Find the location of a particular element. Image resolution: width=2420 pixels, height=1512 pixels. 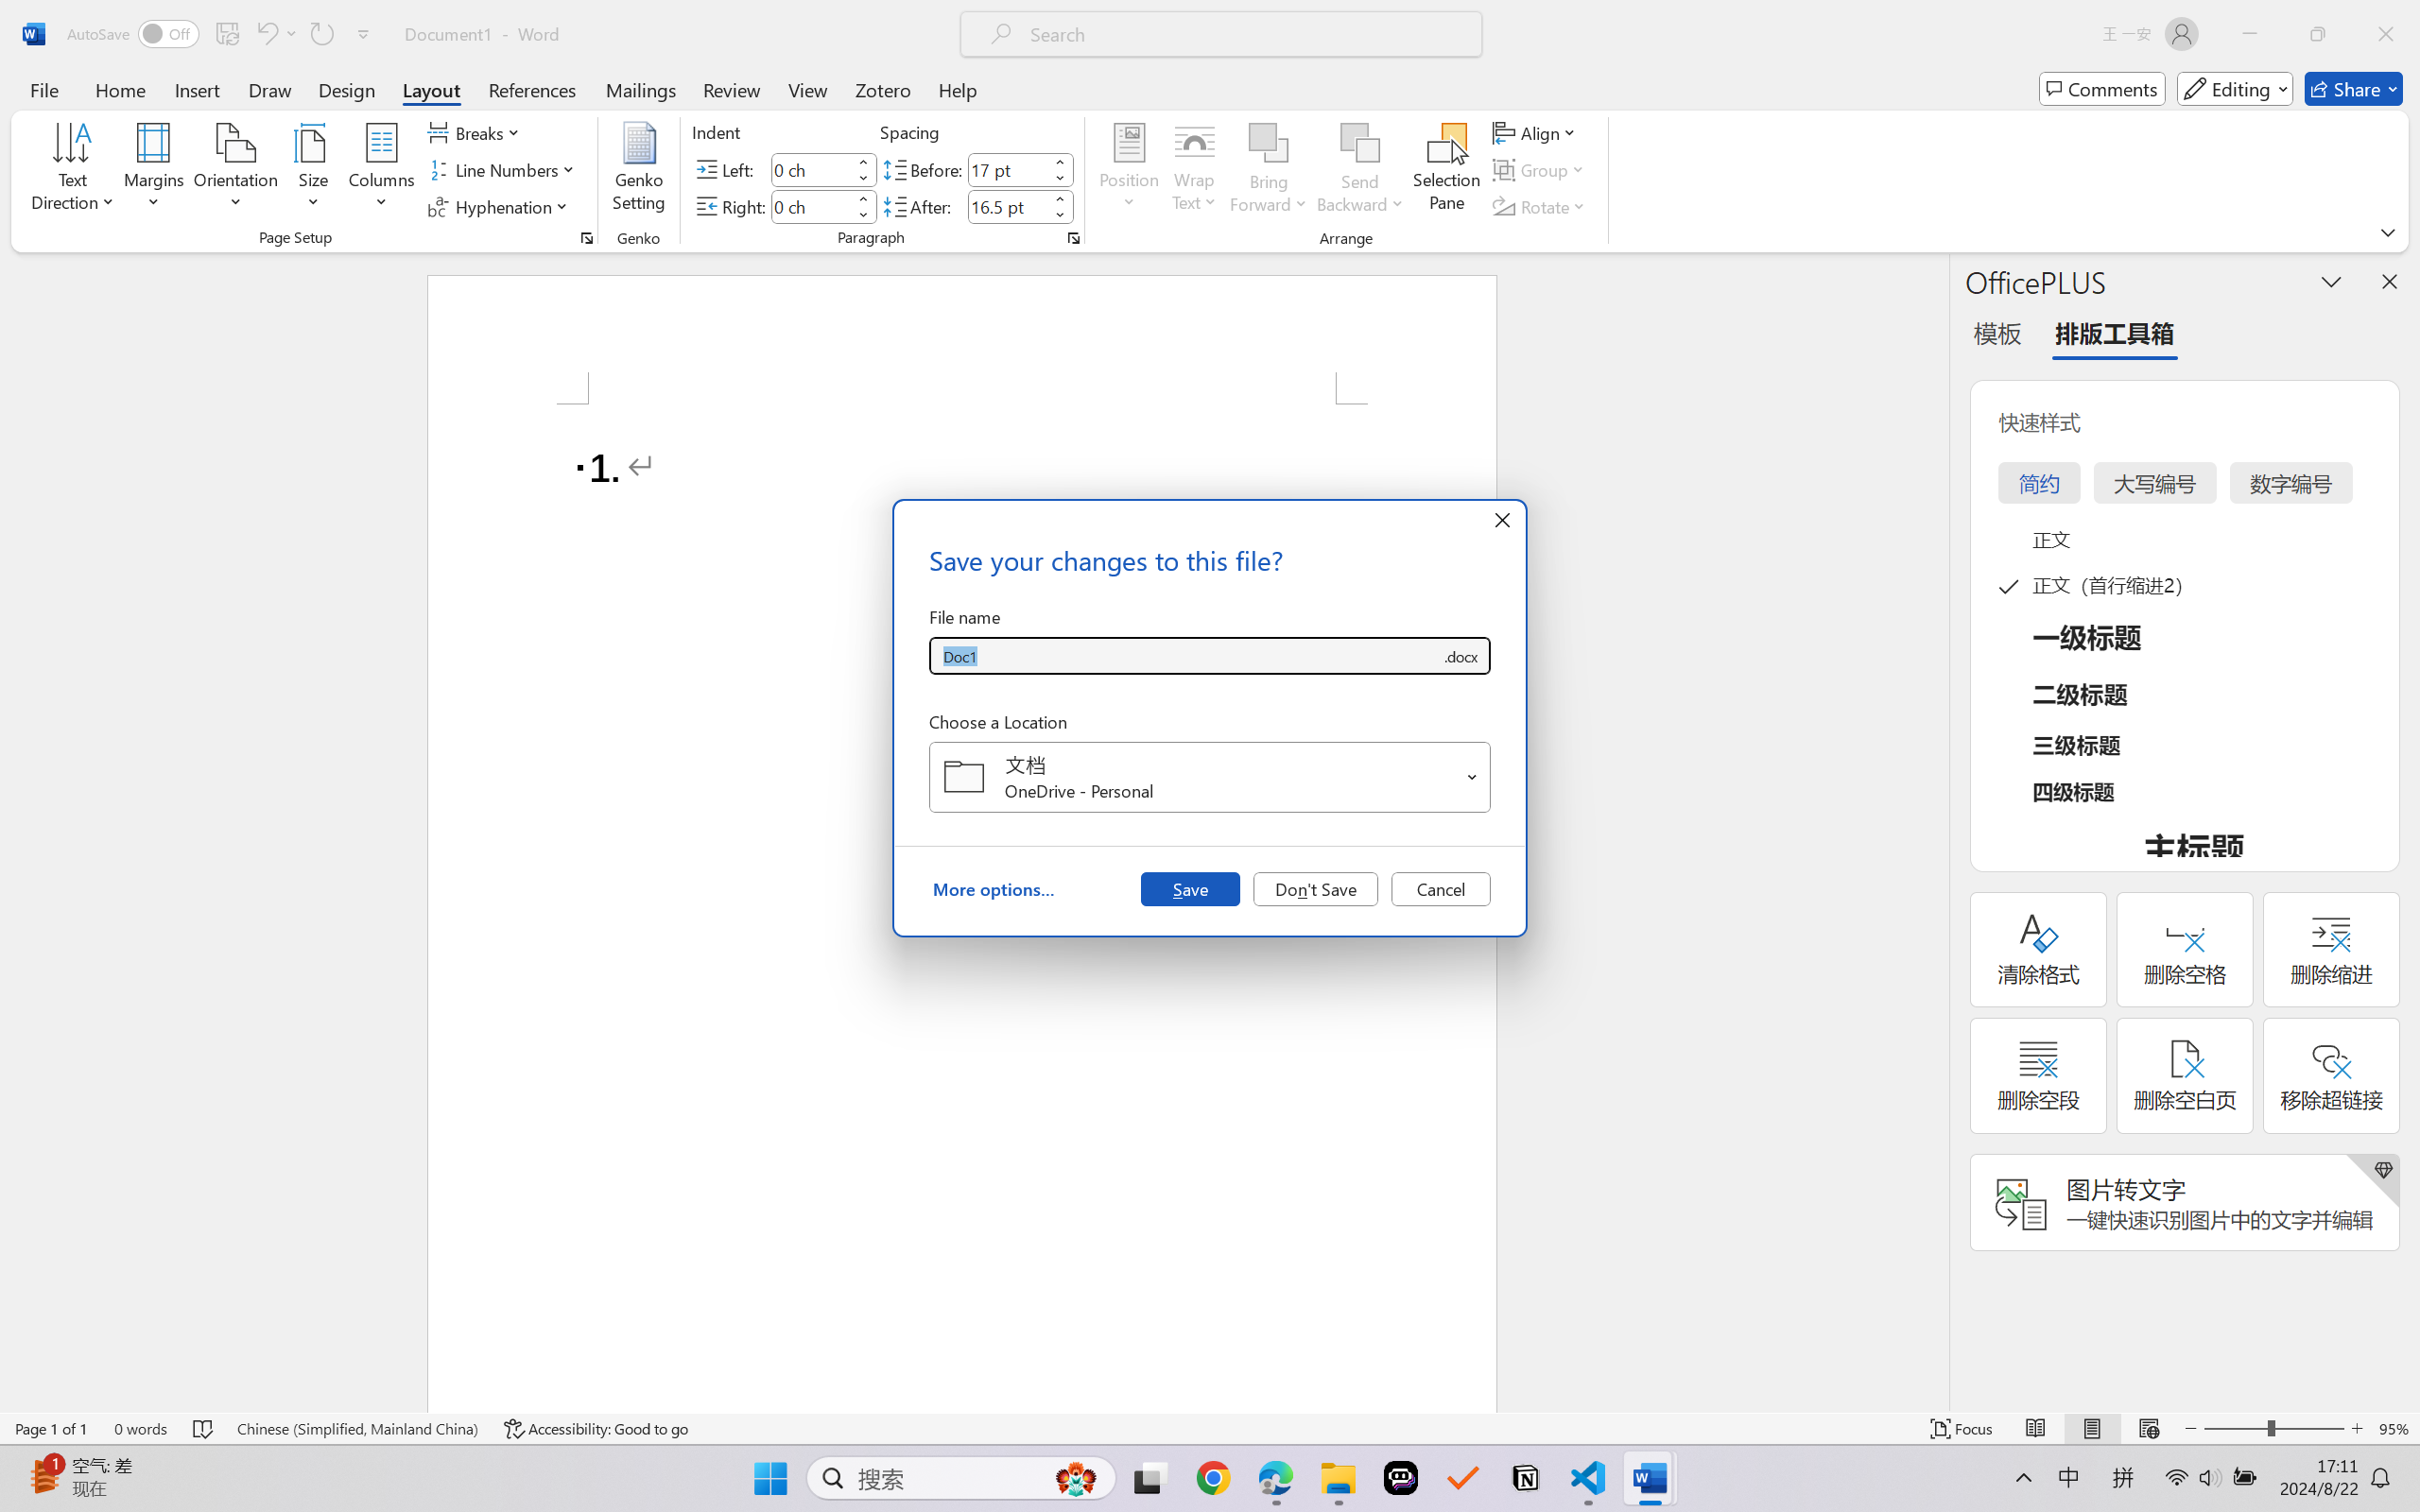

'Indent Right' is located at coordinates (810, 205).